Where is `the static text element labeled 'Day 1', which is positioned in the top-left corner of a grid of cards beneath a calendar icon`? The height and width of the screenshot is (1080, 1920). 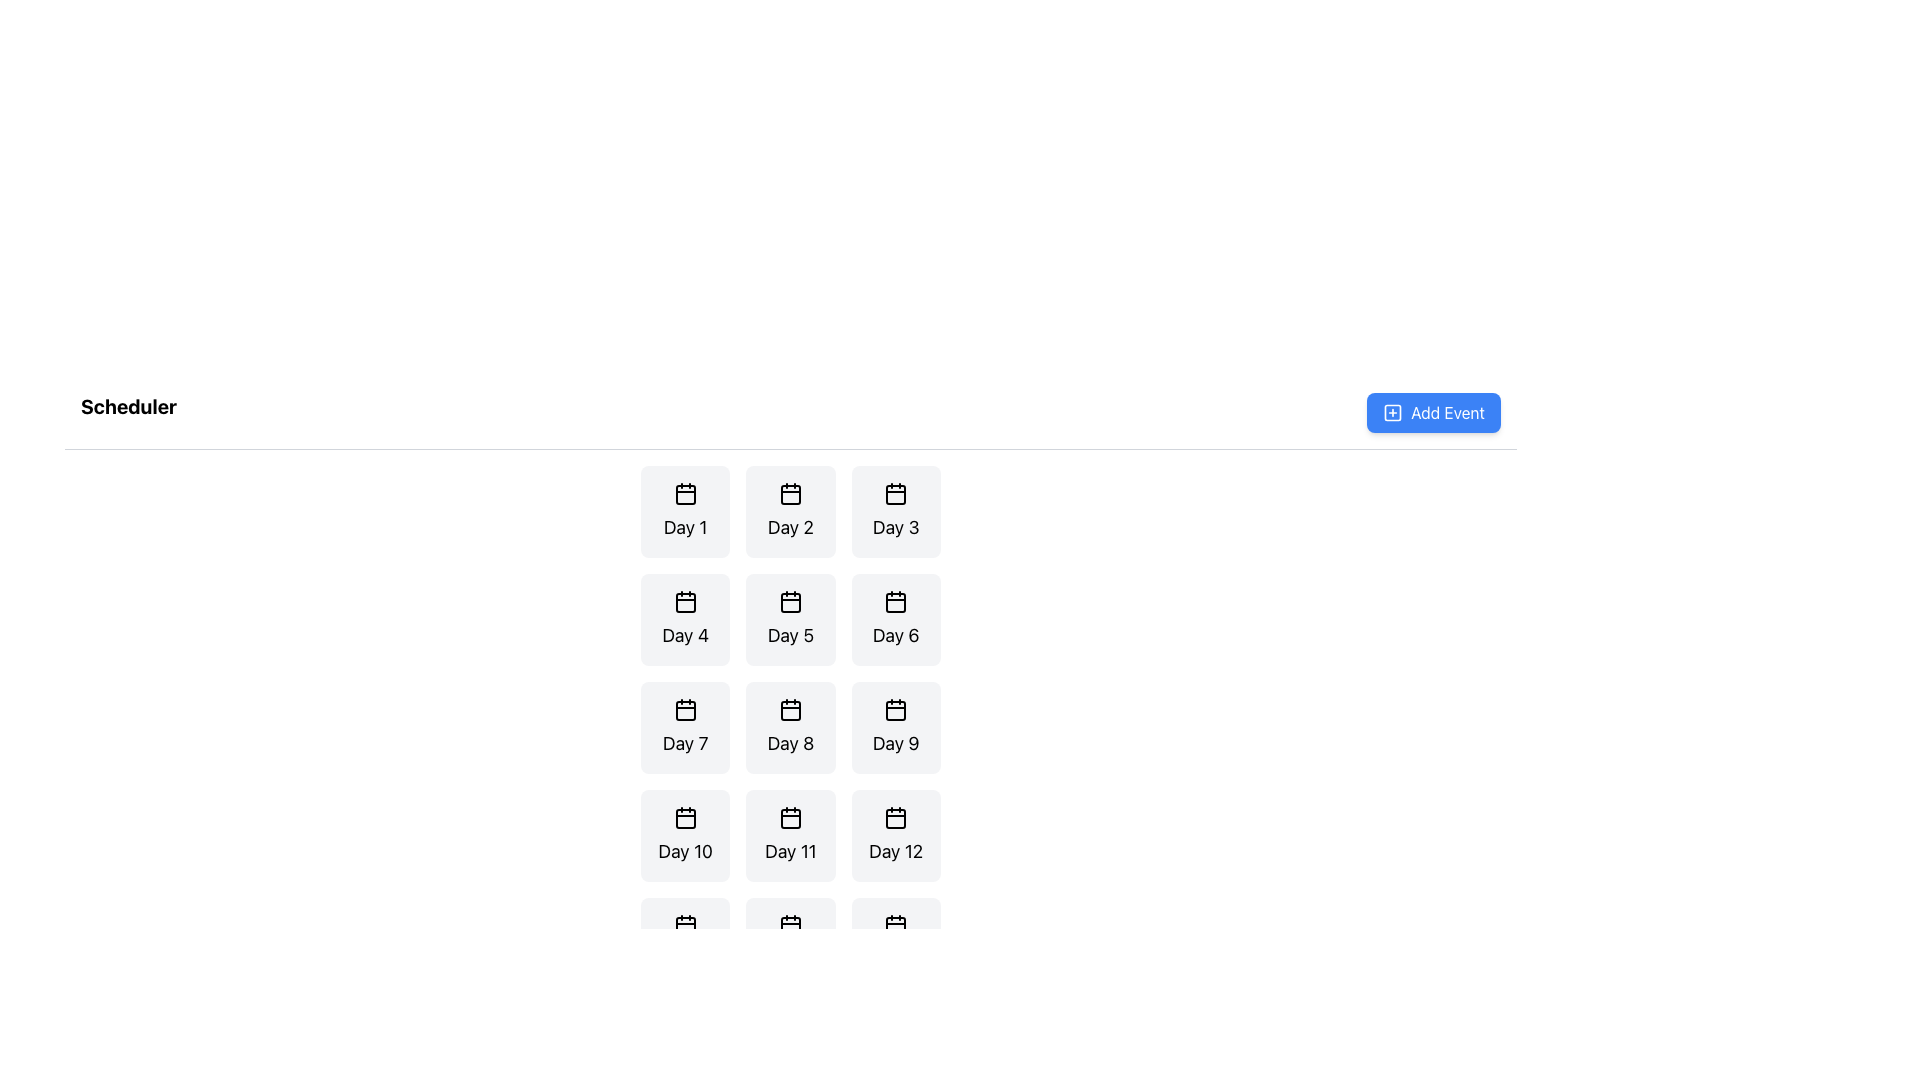 the static text element labeled 'Day 1', which is positioned in the top-left corner of a grid of cards beneath a calendar icon is located at coordinates (685, 527).